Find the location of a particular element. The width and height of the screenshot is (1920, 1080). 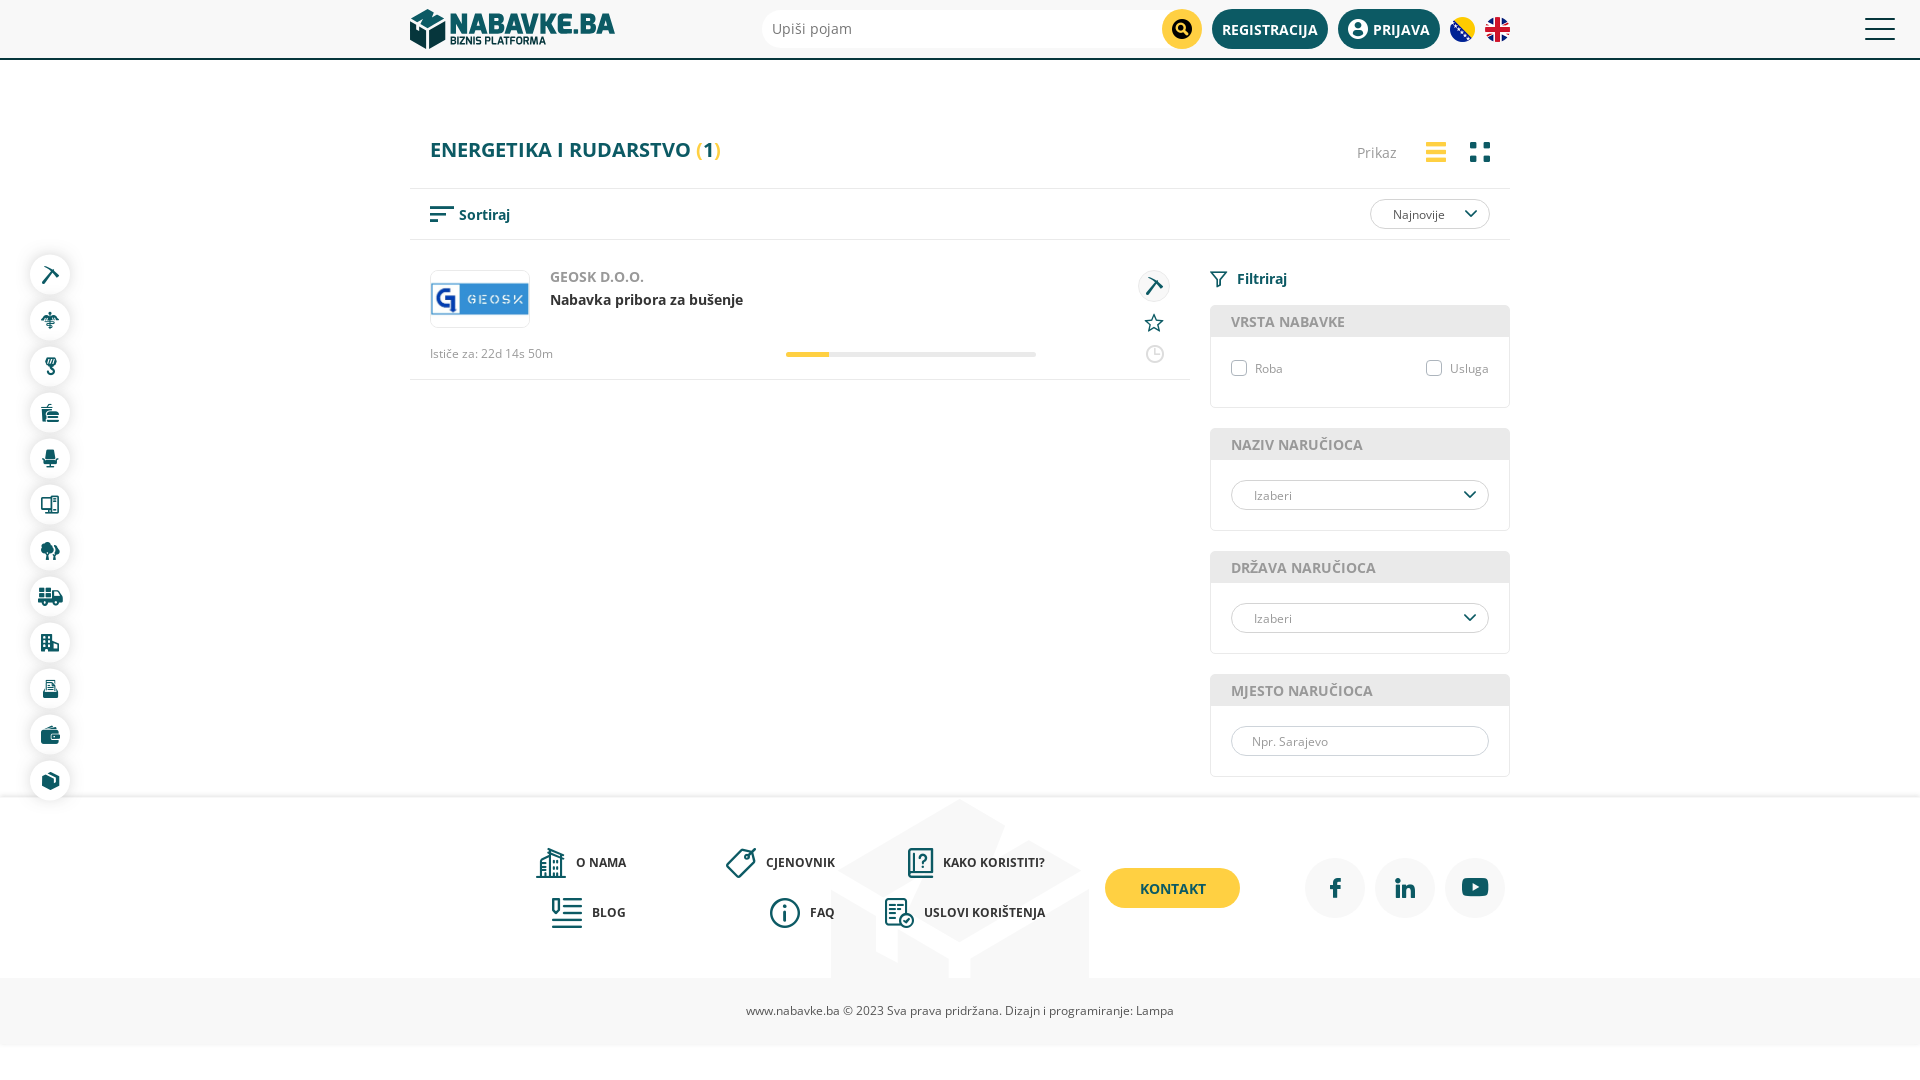

'KONTAKT' is located at coordinates (1172, 886).